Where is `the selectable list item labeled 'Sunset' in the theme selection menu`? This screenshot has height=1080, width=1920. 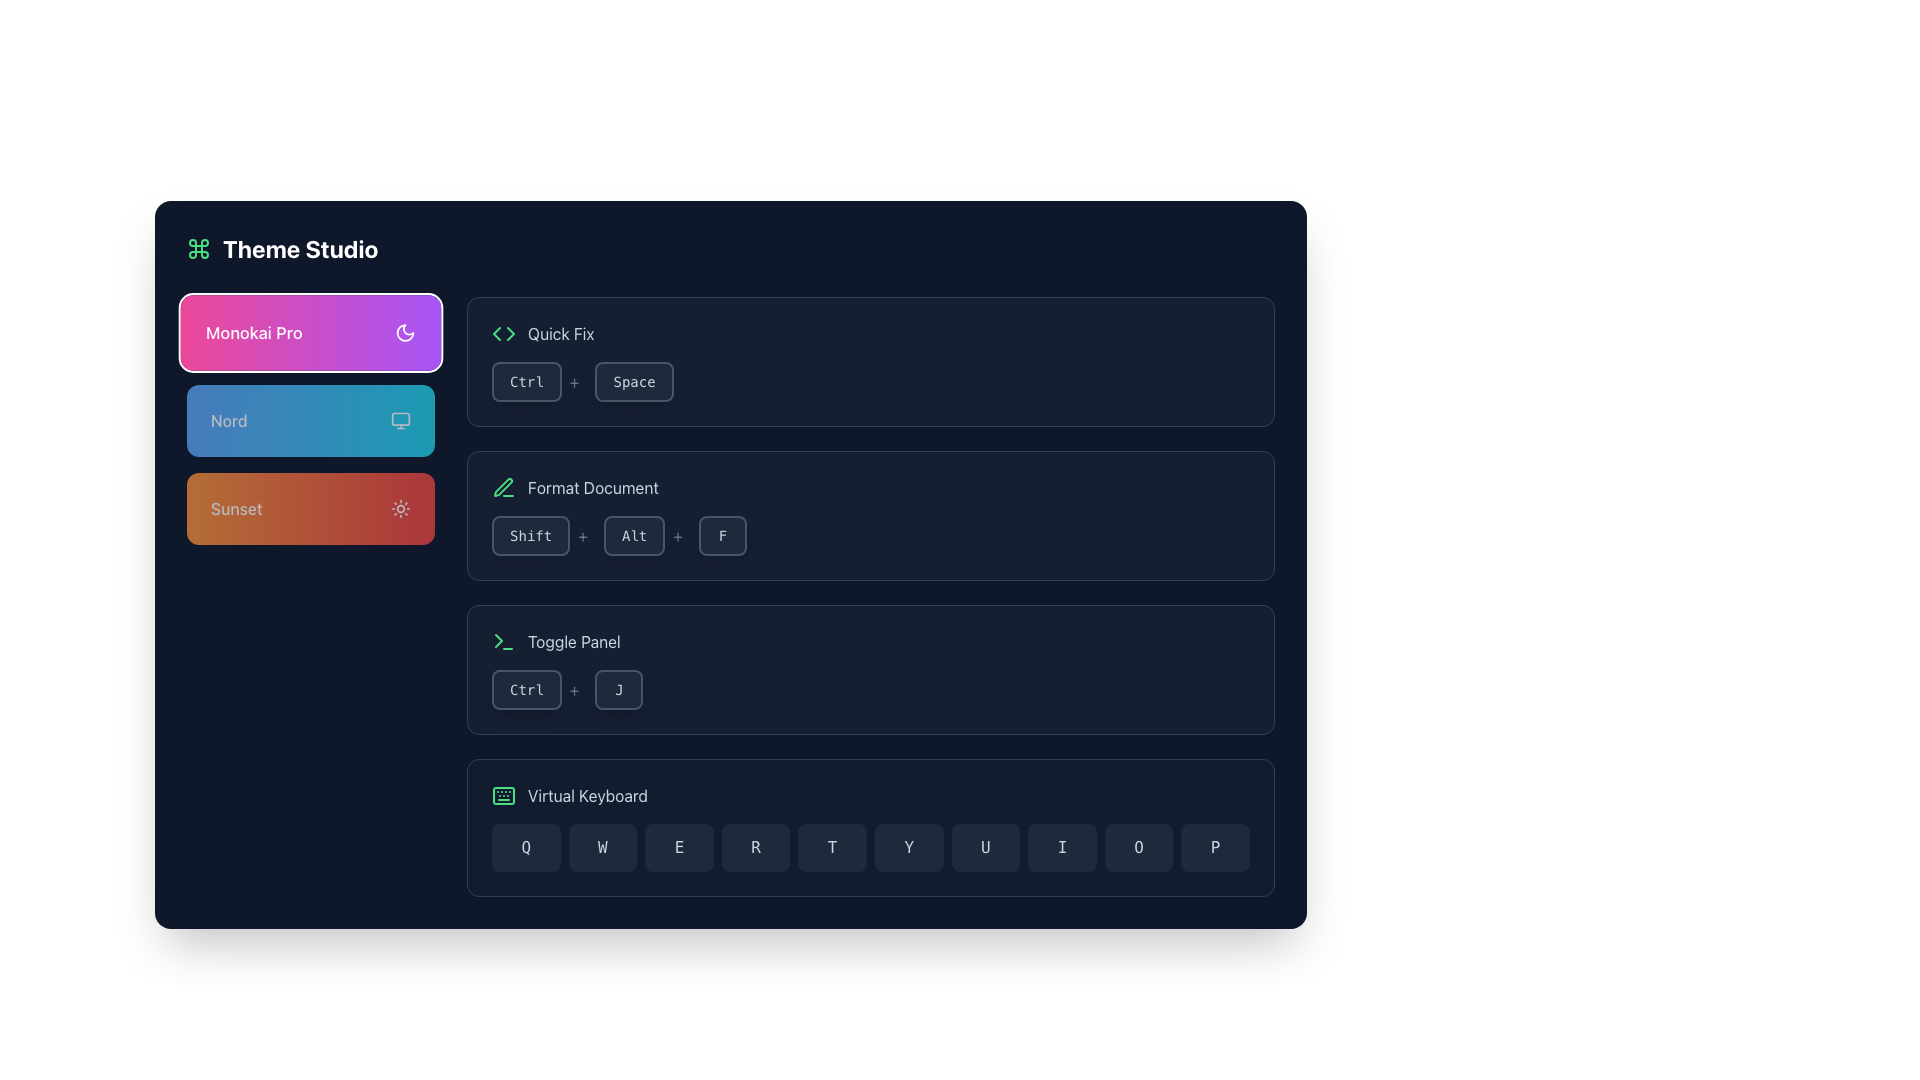
the selectable list item labeled 'Sunset' in the theme selection menu is located at coordinates (310, 508).